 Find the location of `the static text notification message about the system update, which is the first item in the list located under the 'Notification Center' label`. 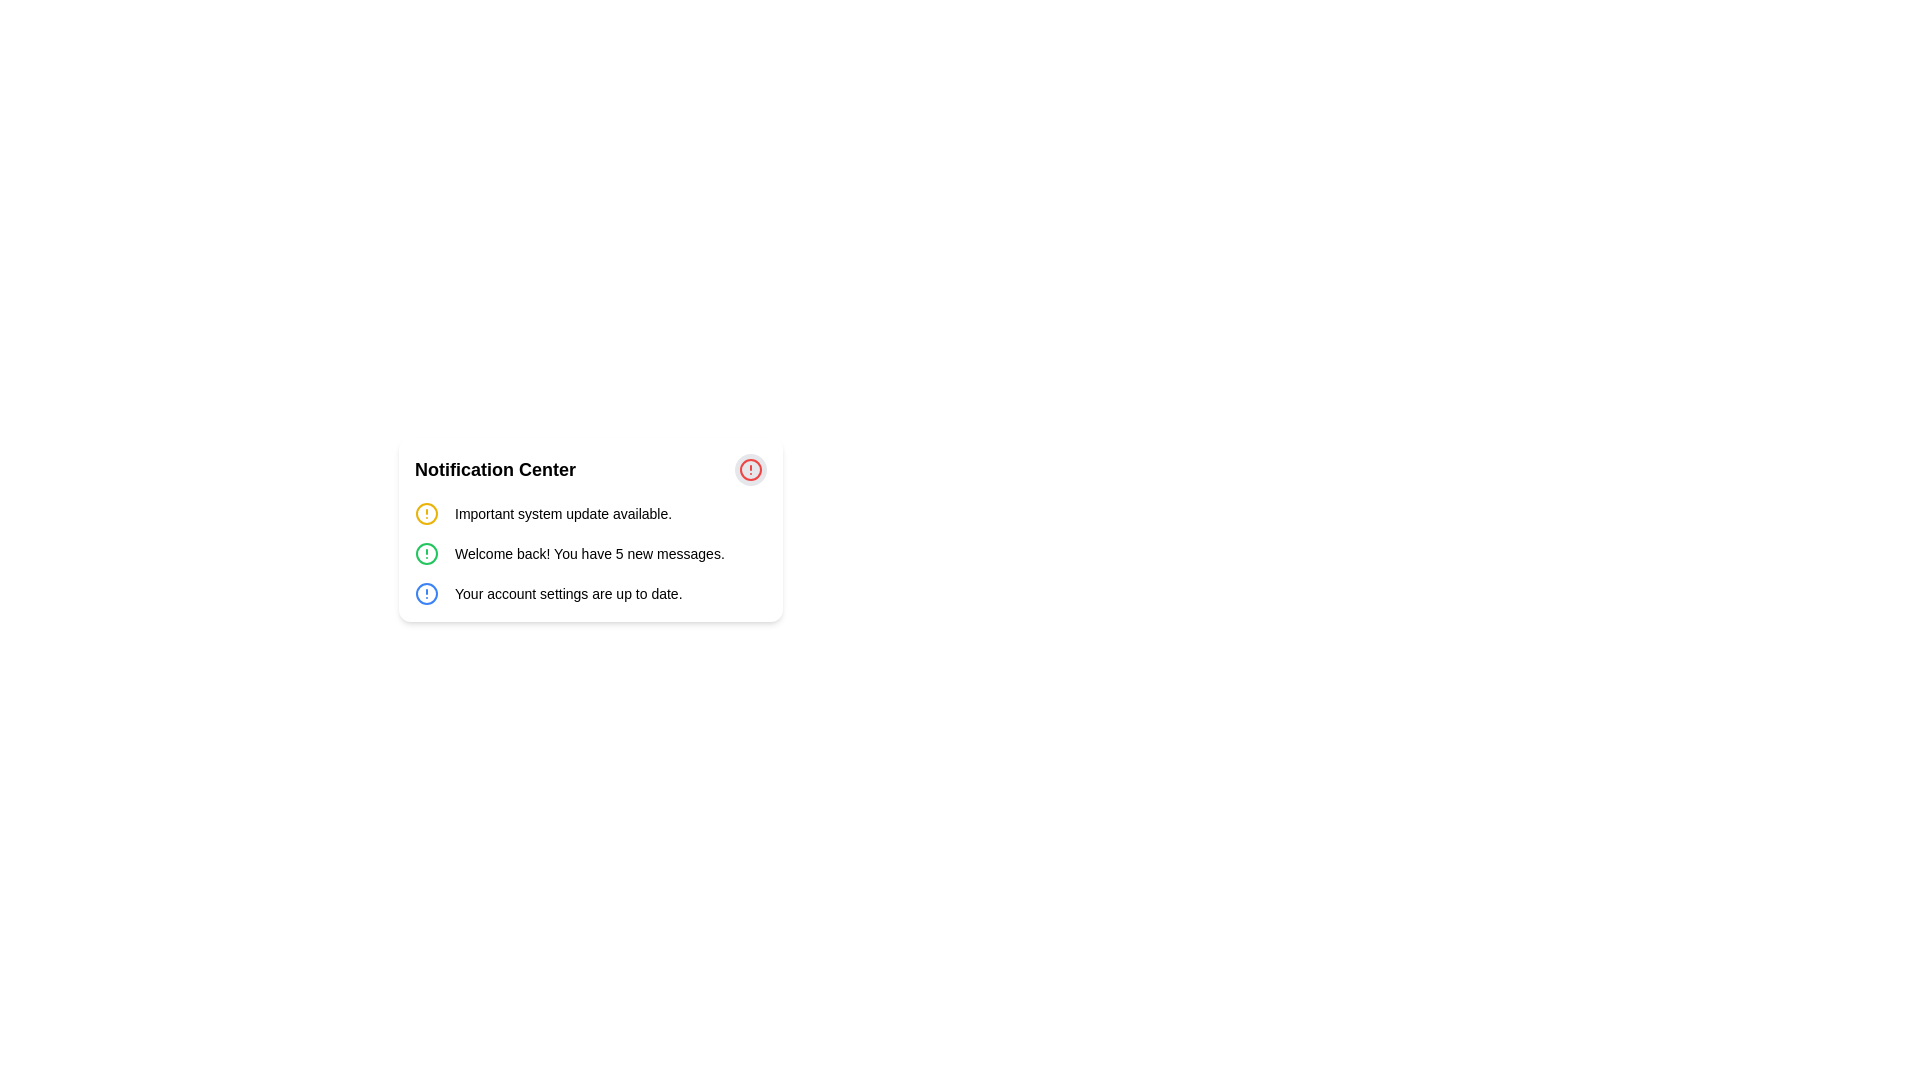

the static text notification message about the system update, which is the first item in the list located under the 'Notification Center' label is located at coordinates (562, 512).